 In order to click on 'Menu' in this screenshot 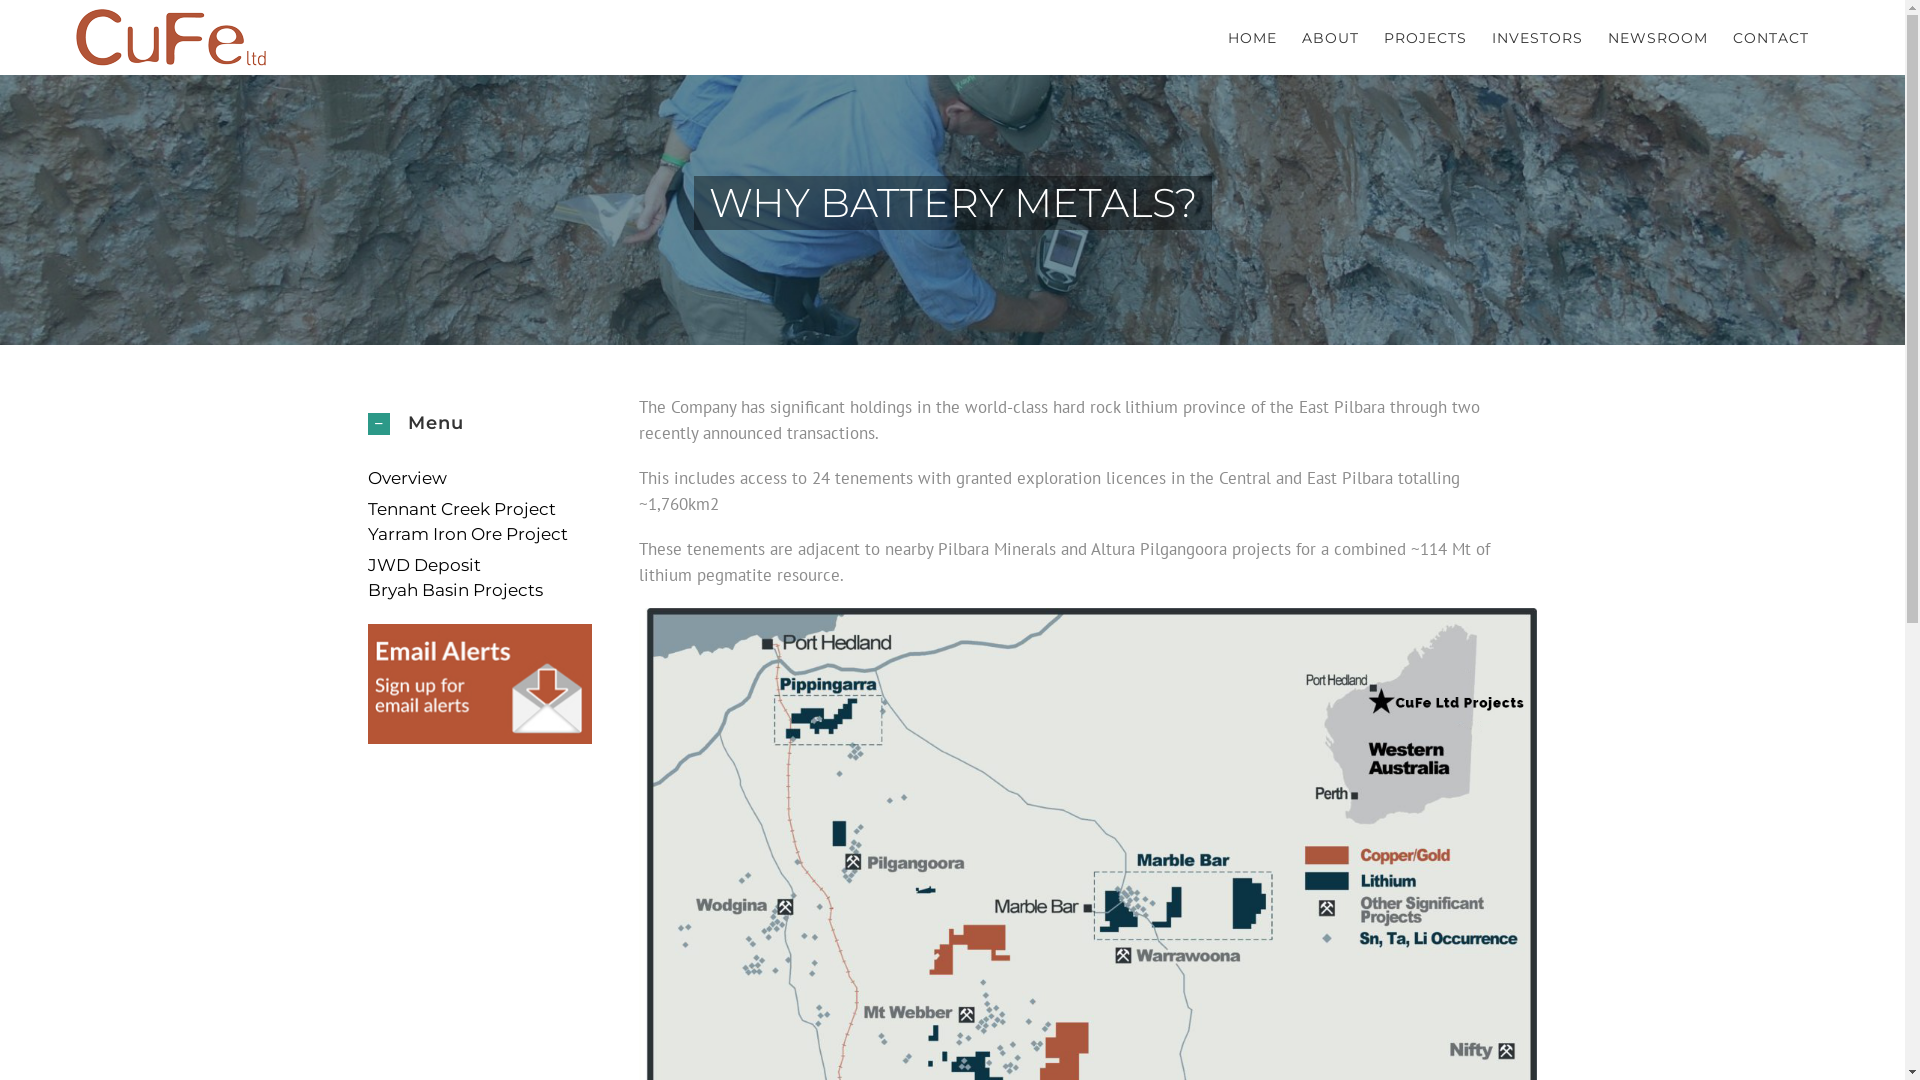, I will do `click(480, 422)`.